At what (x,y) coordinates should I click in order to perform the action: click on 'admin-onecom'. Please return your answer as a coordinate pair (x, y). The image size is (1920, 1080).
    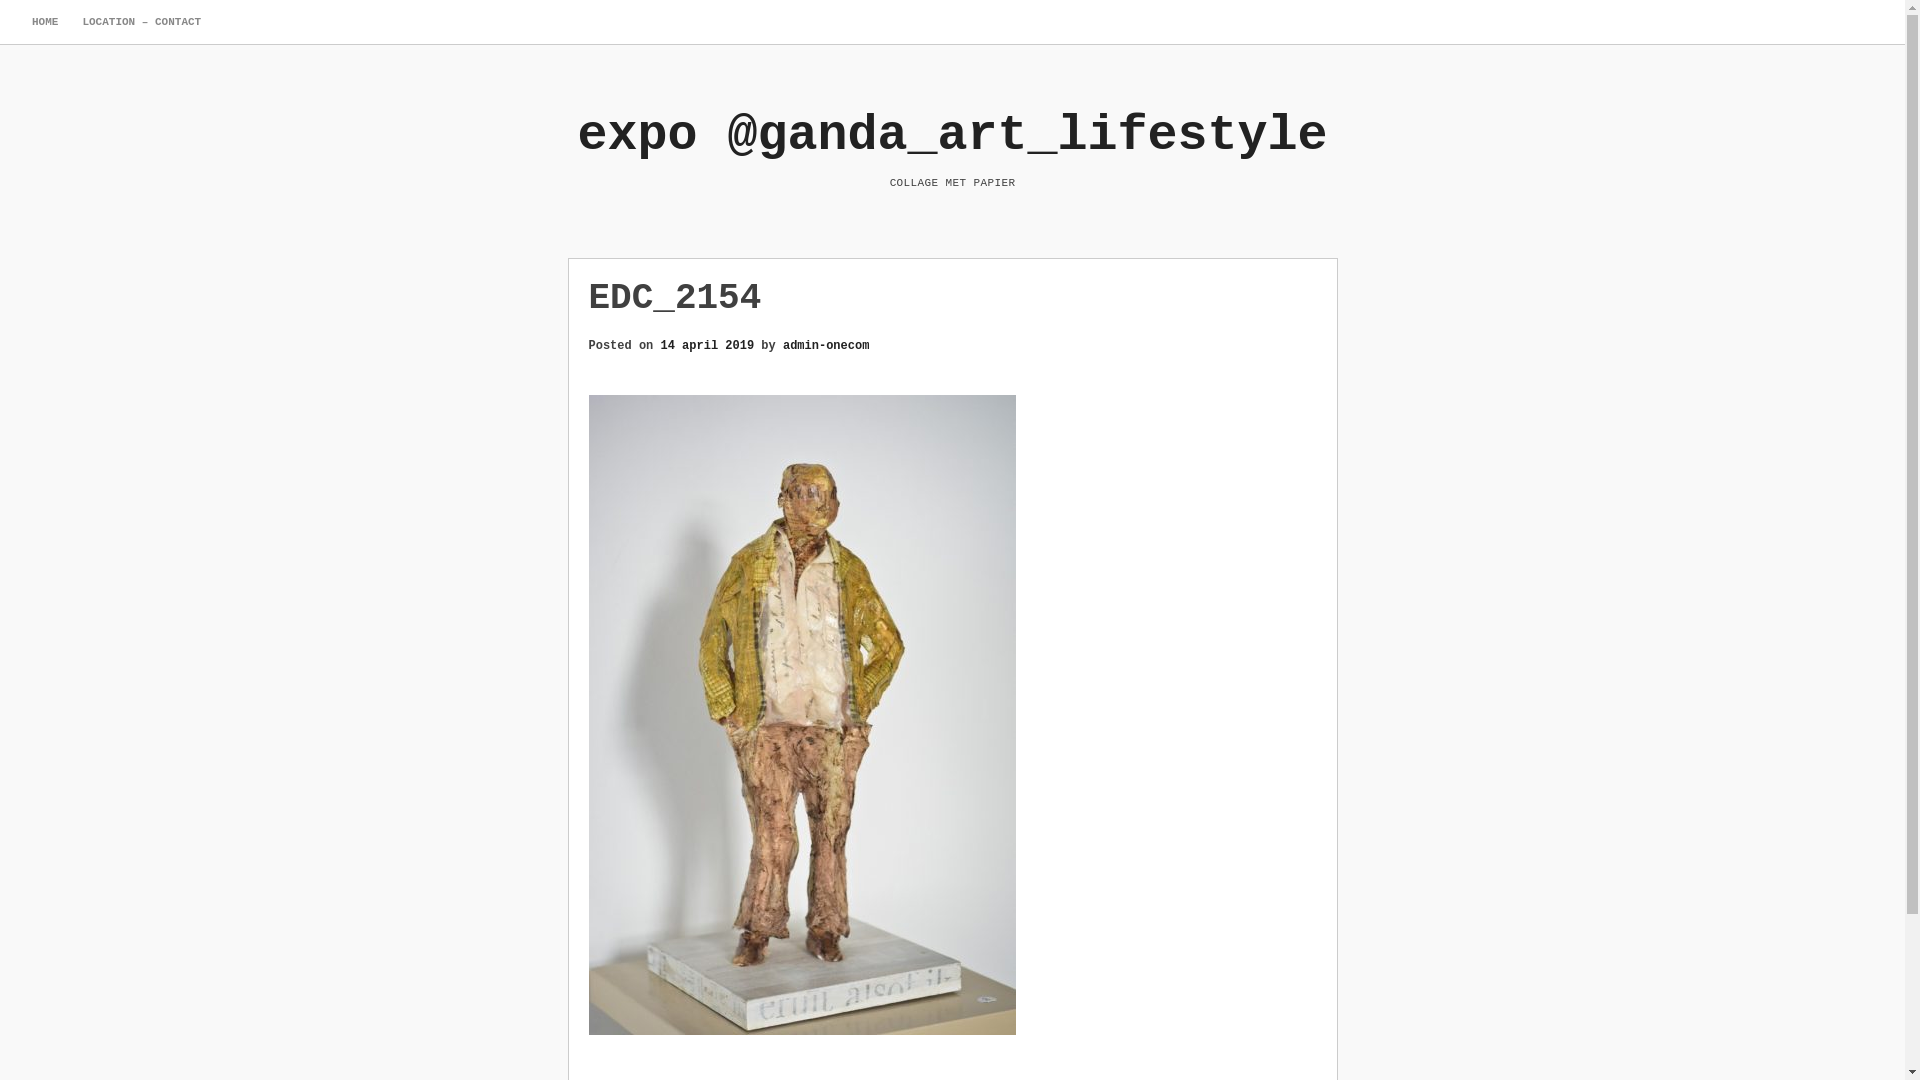
    Looking at the image, I should click on (825, 343).